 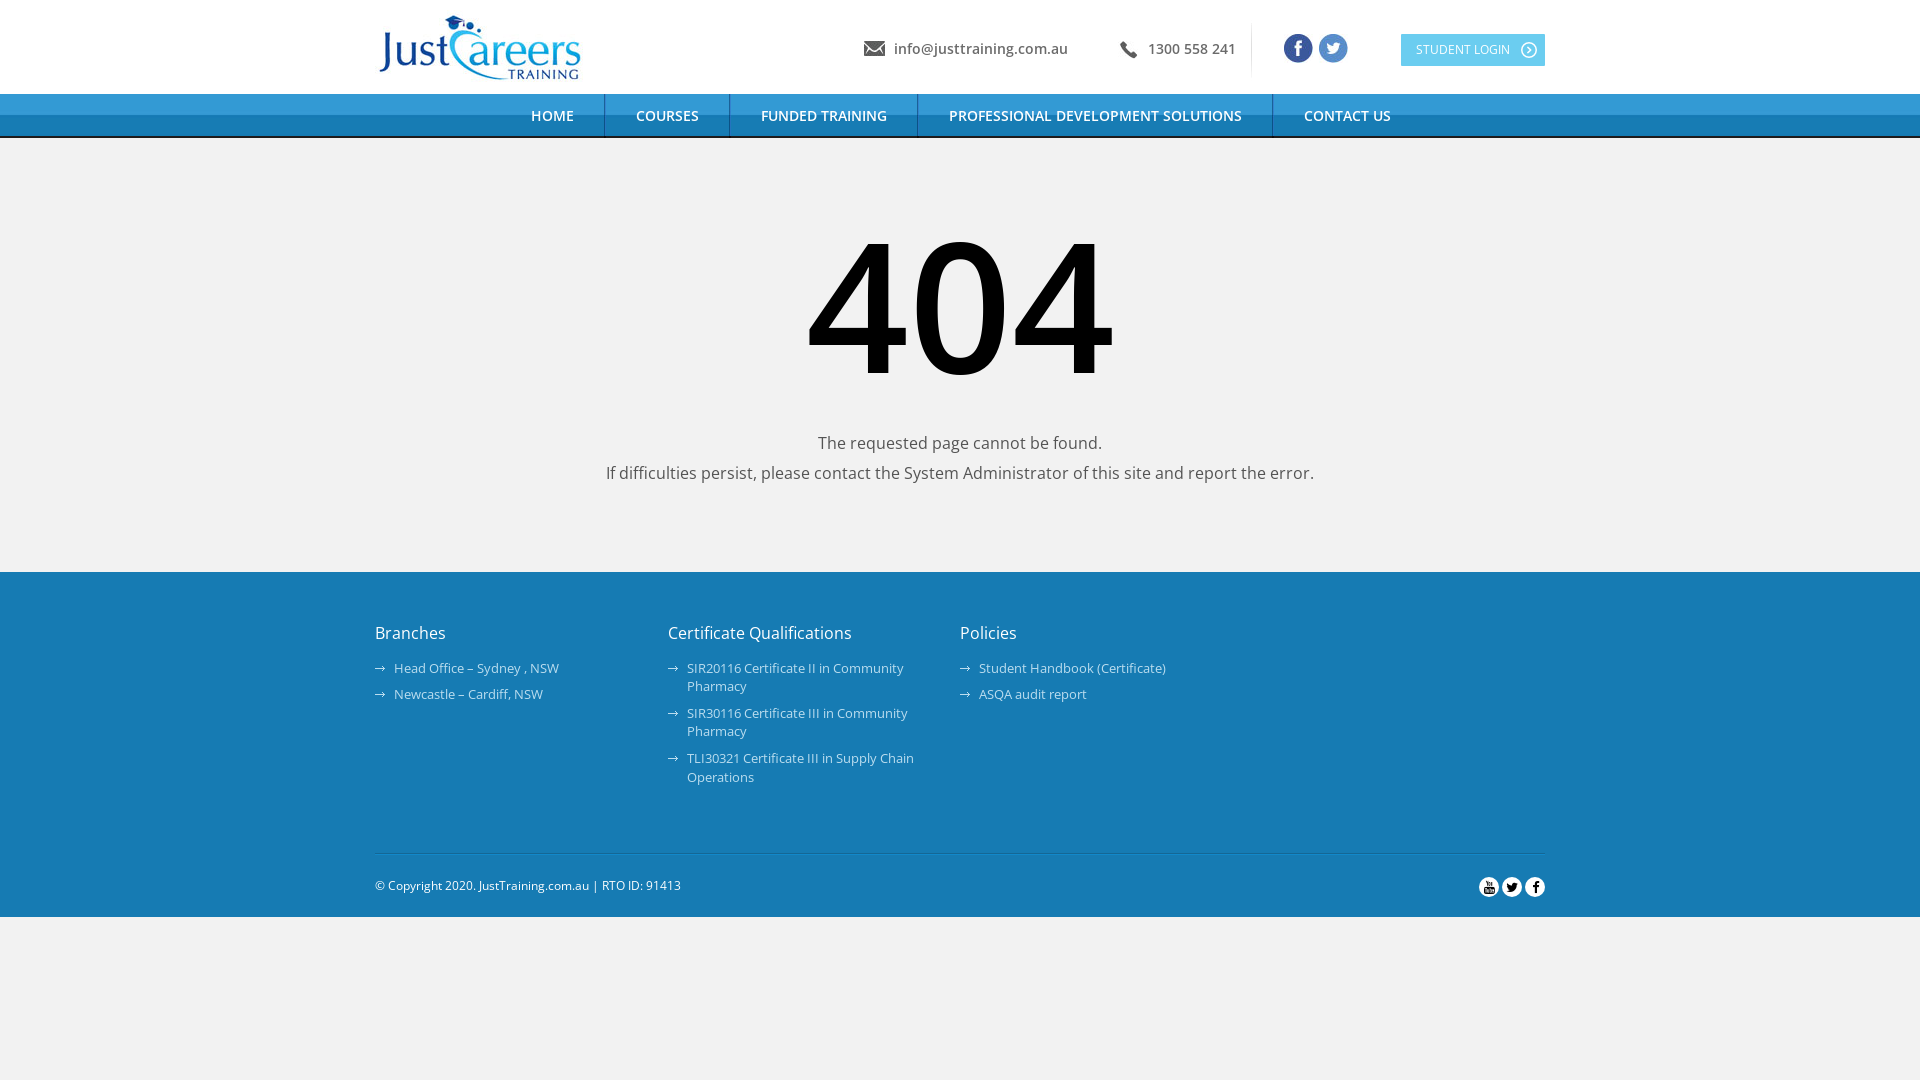 I want to click on 'COURSES', so click(x=667, y=115).